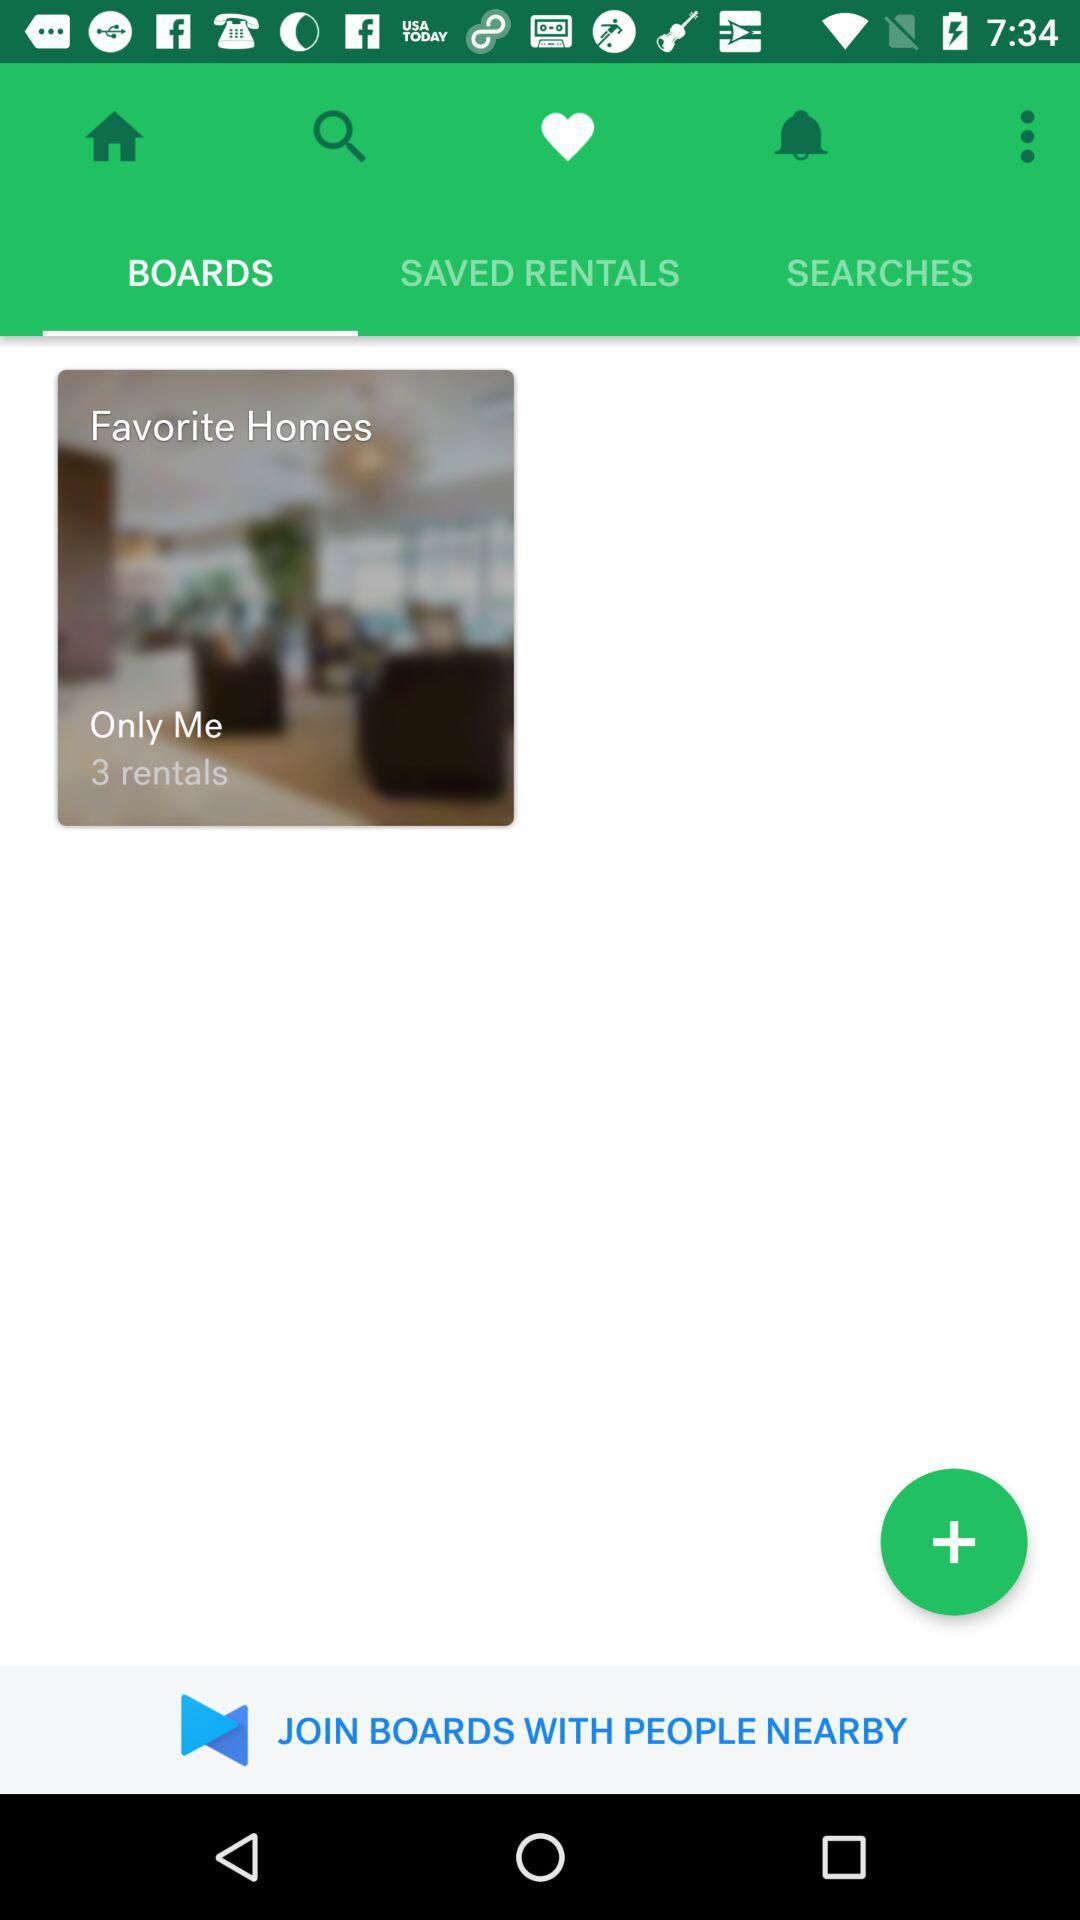 Image resolution: width=1080 pixels, height=1920 pixels. I want to click on the 3 dot  more option on the top right, so click(1033, 136).